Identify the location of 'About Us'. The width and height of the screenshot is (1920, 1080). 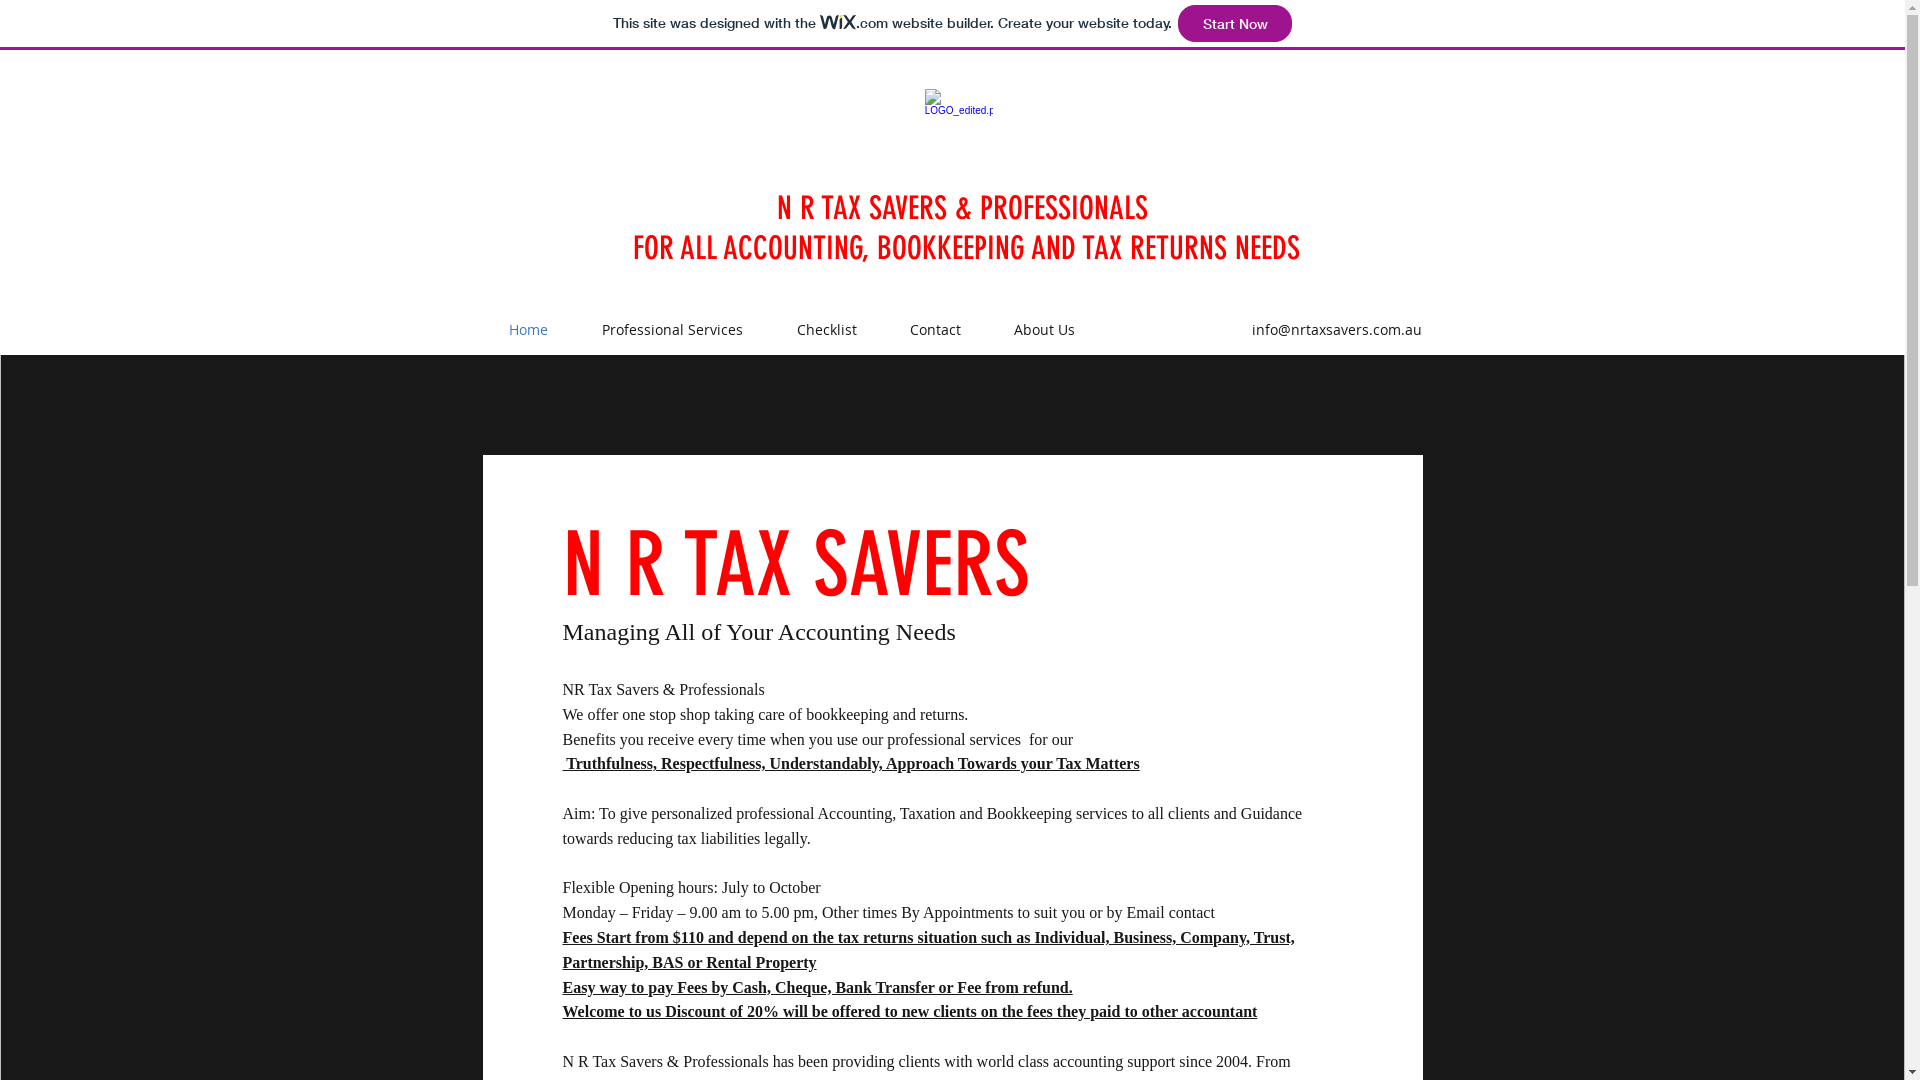
(1042, 329).